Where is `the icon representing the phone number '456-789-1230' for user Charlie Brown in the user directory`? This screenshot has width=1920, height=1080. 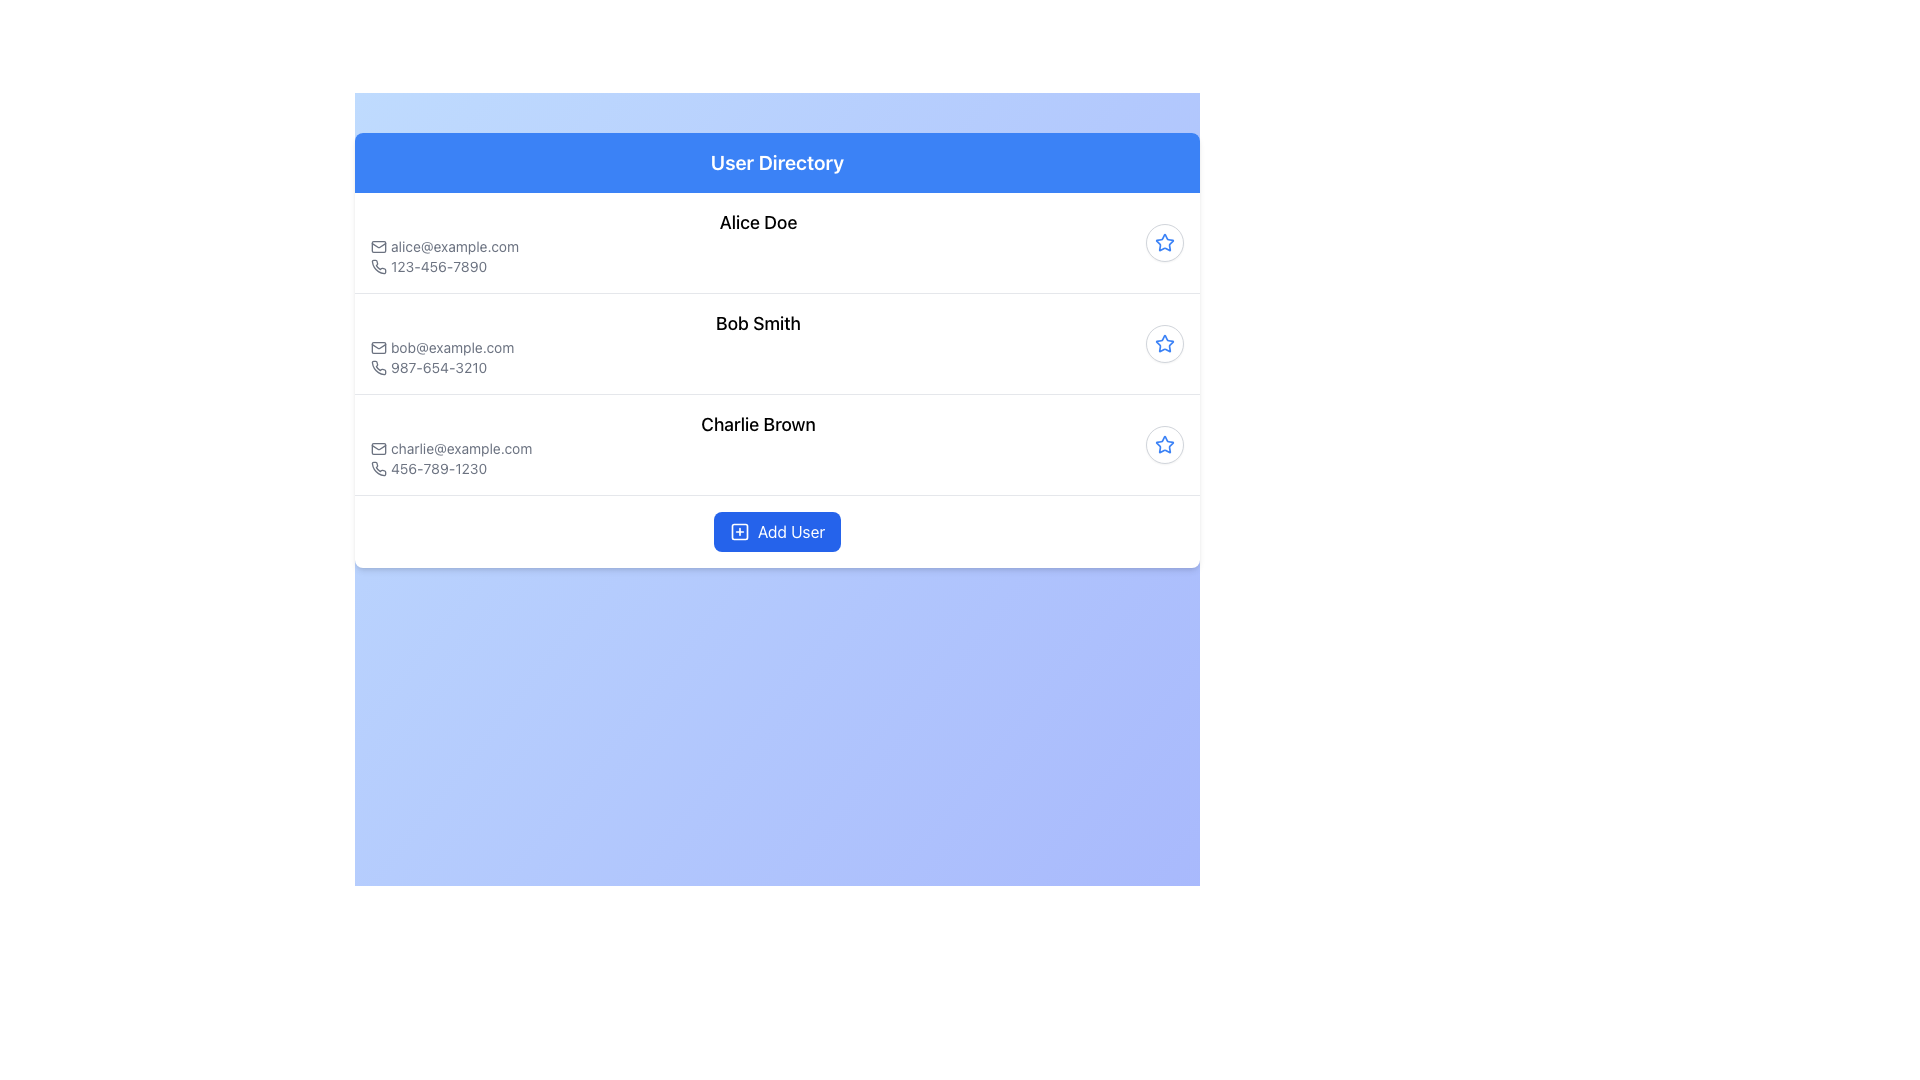 the icon representing the phone number '456-789-1230' for user Charlie Brown in the user directory is located at coordinates (379, 468).